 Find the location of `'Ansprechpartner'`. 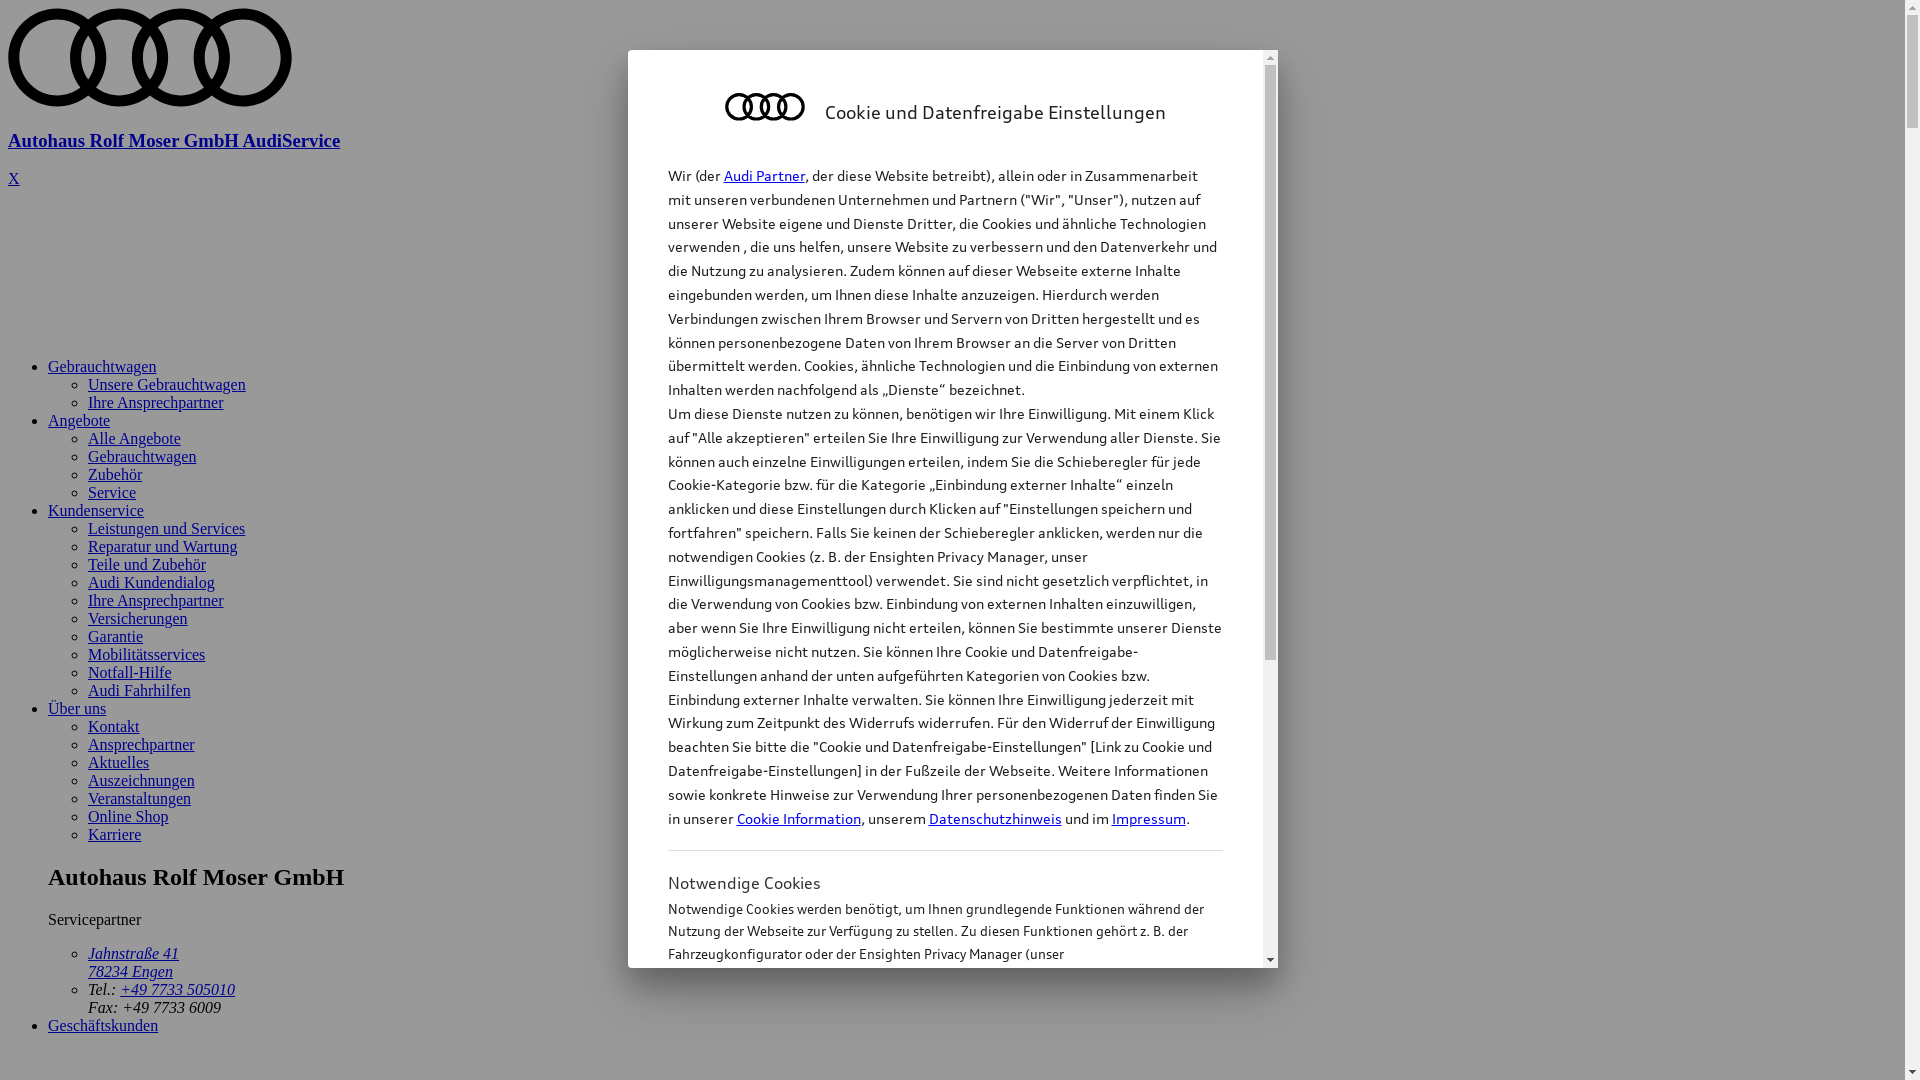

'Ansprechpartner' is located at coordinates (140, 744).